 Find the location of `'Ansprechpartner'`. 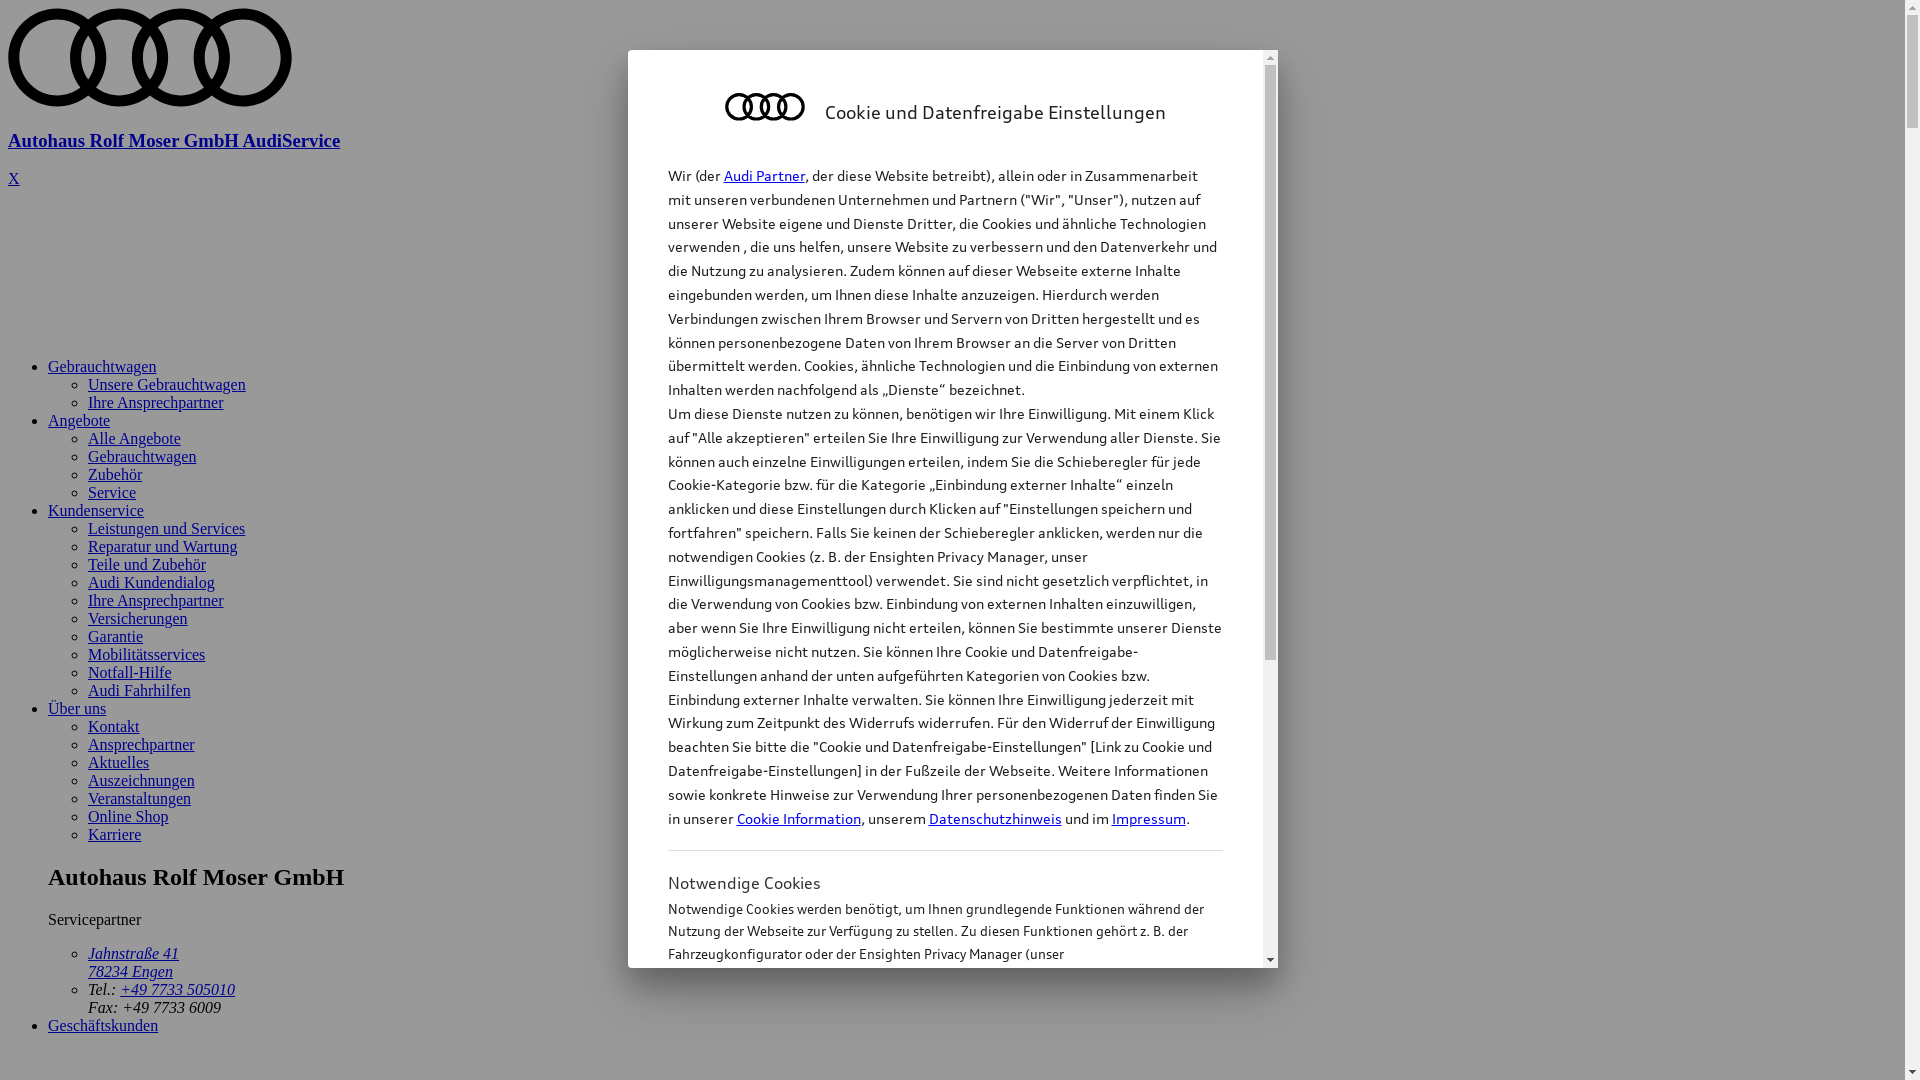

'Ansprechpartner' is located at coordinates (140, 744).